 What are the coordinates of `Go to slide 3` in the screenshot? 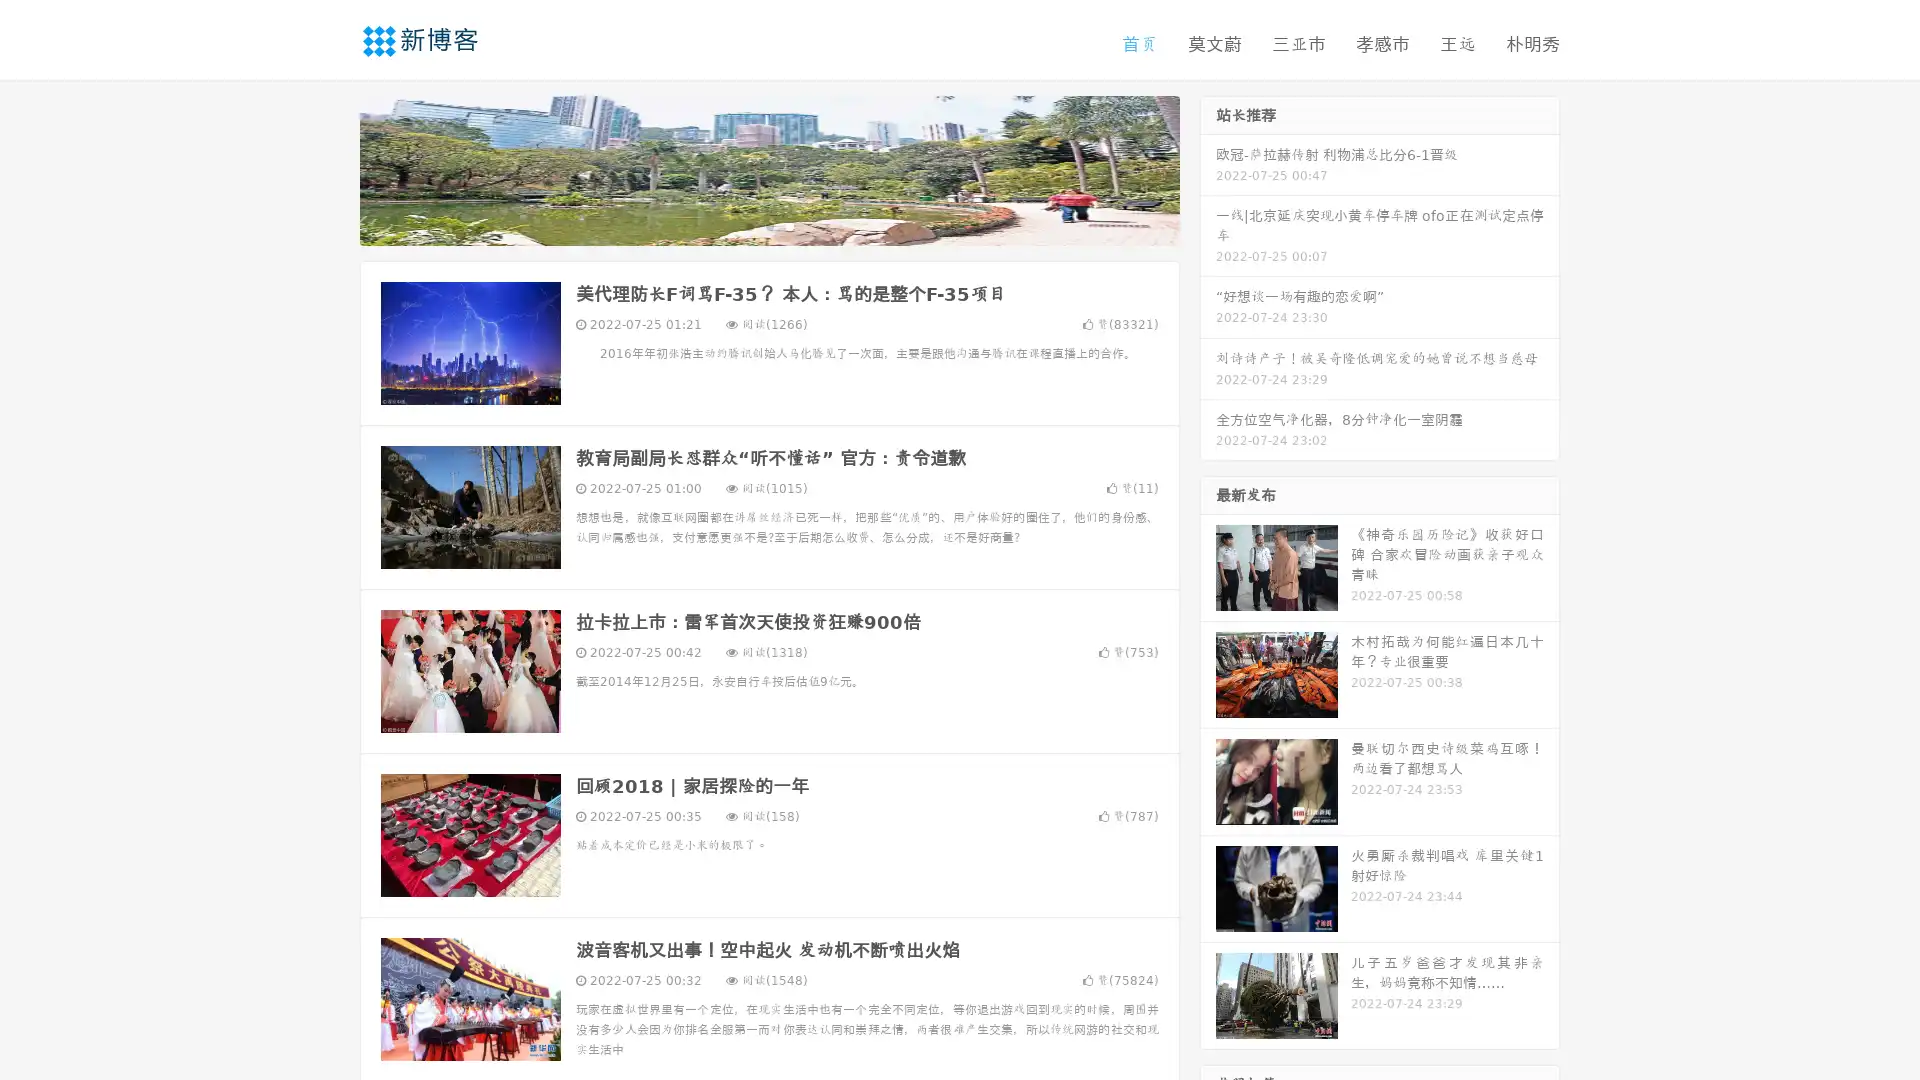 It's located at (789, 225).